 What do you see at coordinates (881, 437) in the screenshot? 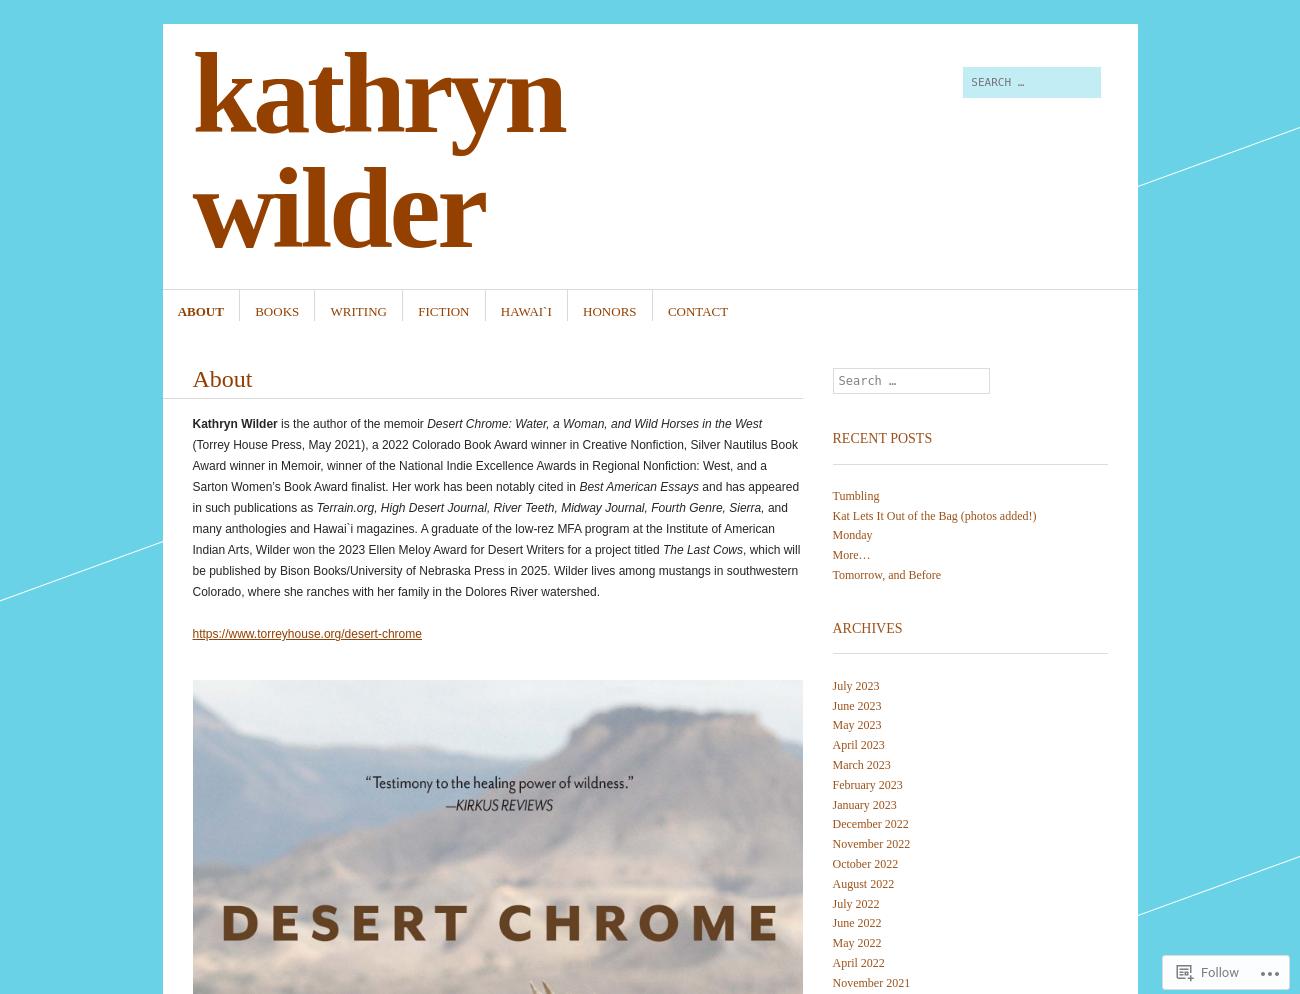
I see `'Recent Posts'` at bounding box center [881, 437].